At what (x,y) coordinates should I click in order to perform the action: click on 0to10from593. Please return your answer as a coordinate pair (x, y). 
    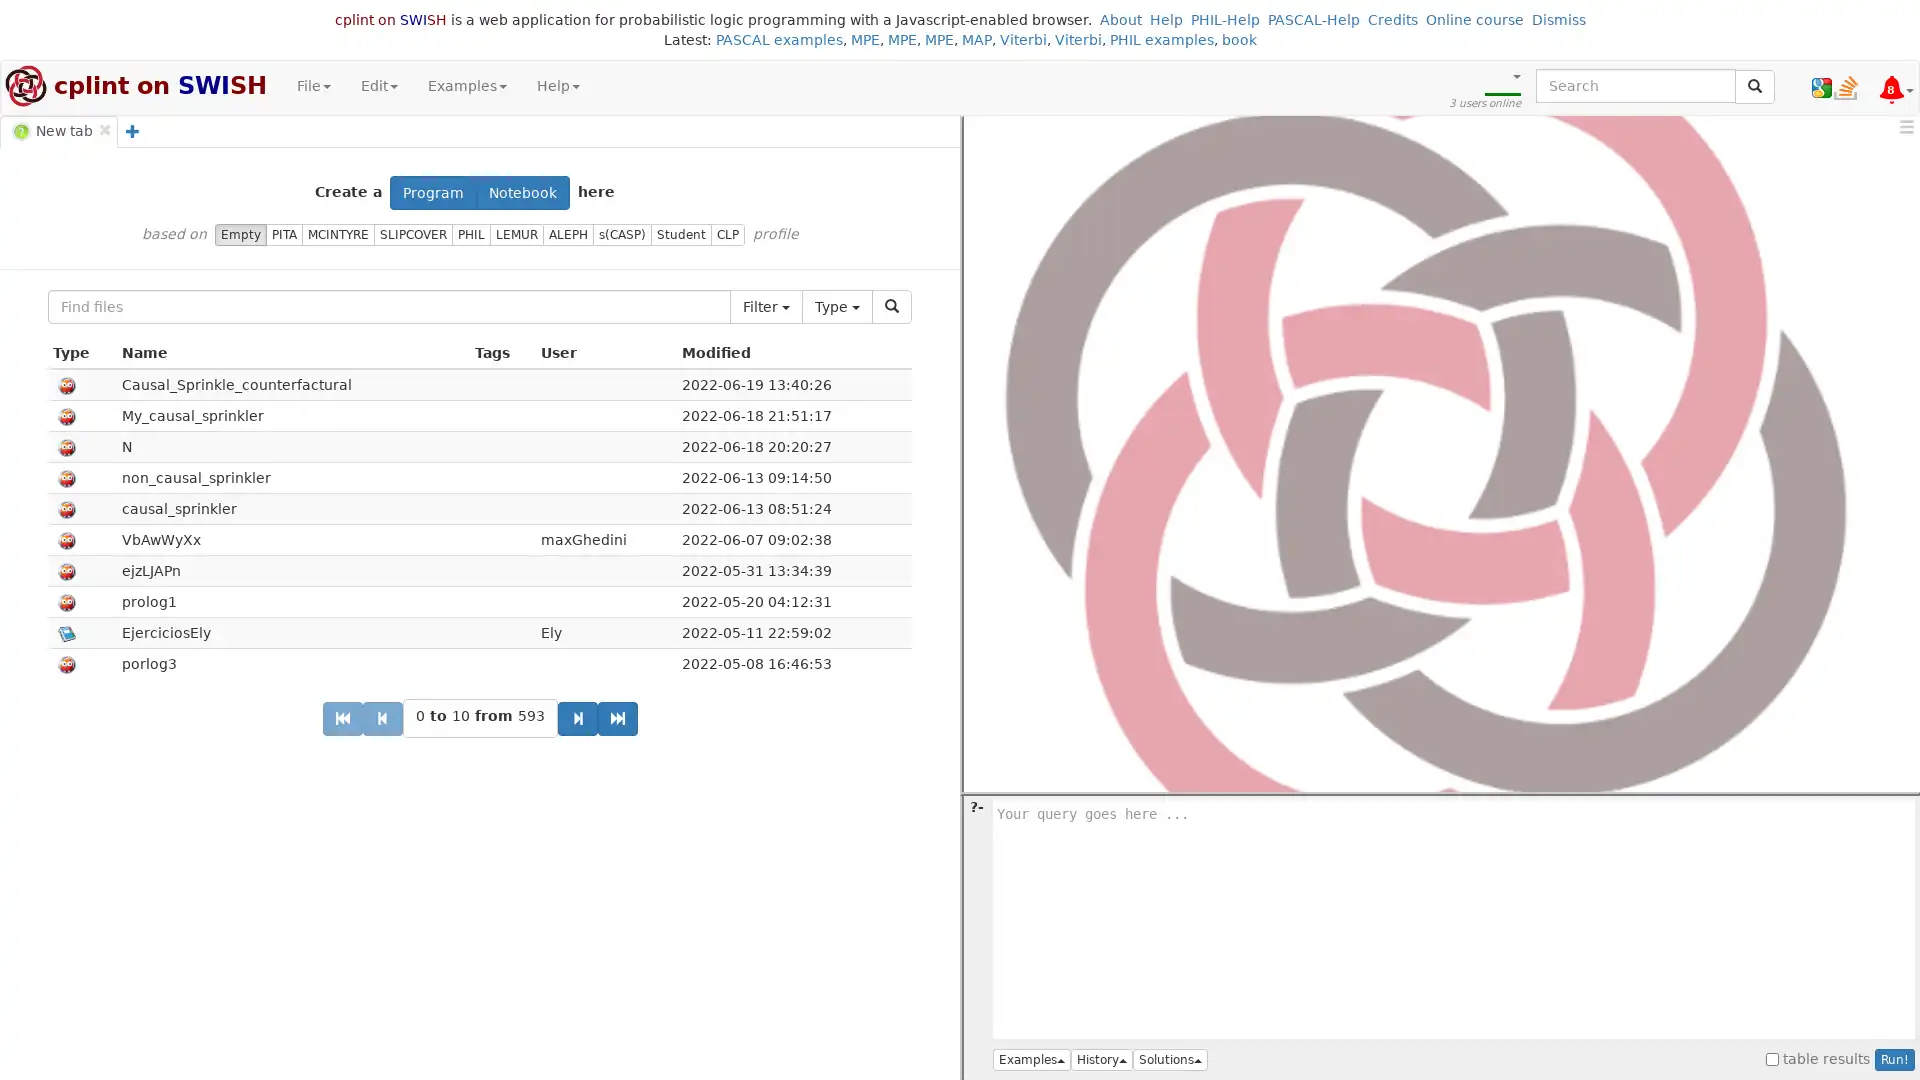
    Looking at the image, I should click on (478, 717).